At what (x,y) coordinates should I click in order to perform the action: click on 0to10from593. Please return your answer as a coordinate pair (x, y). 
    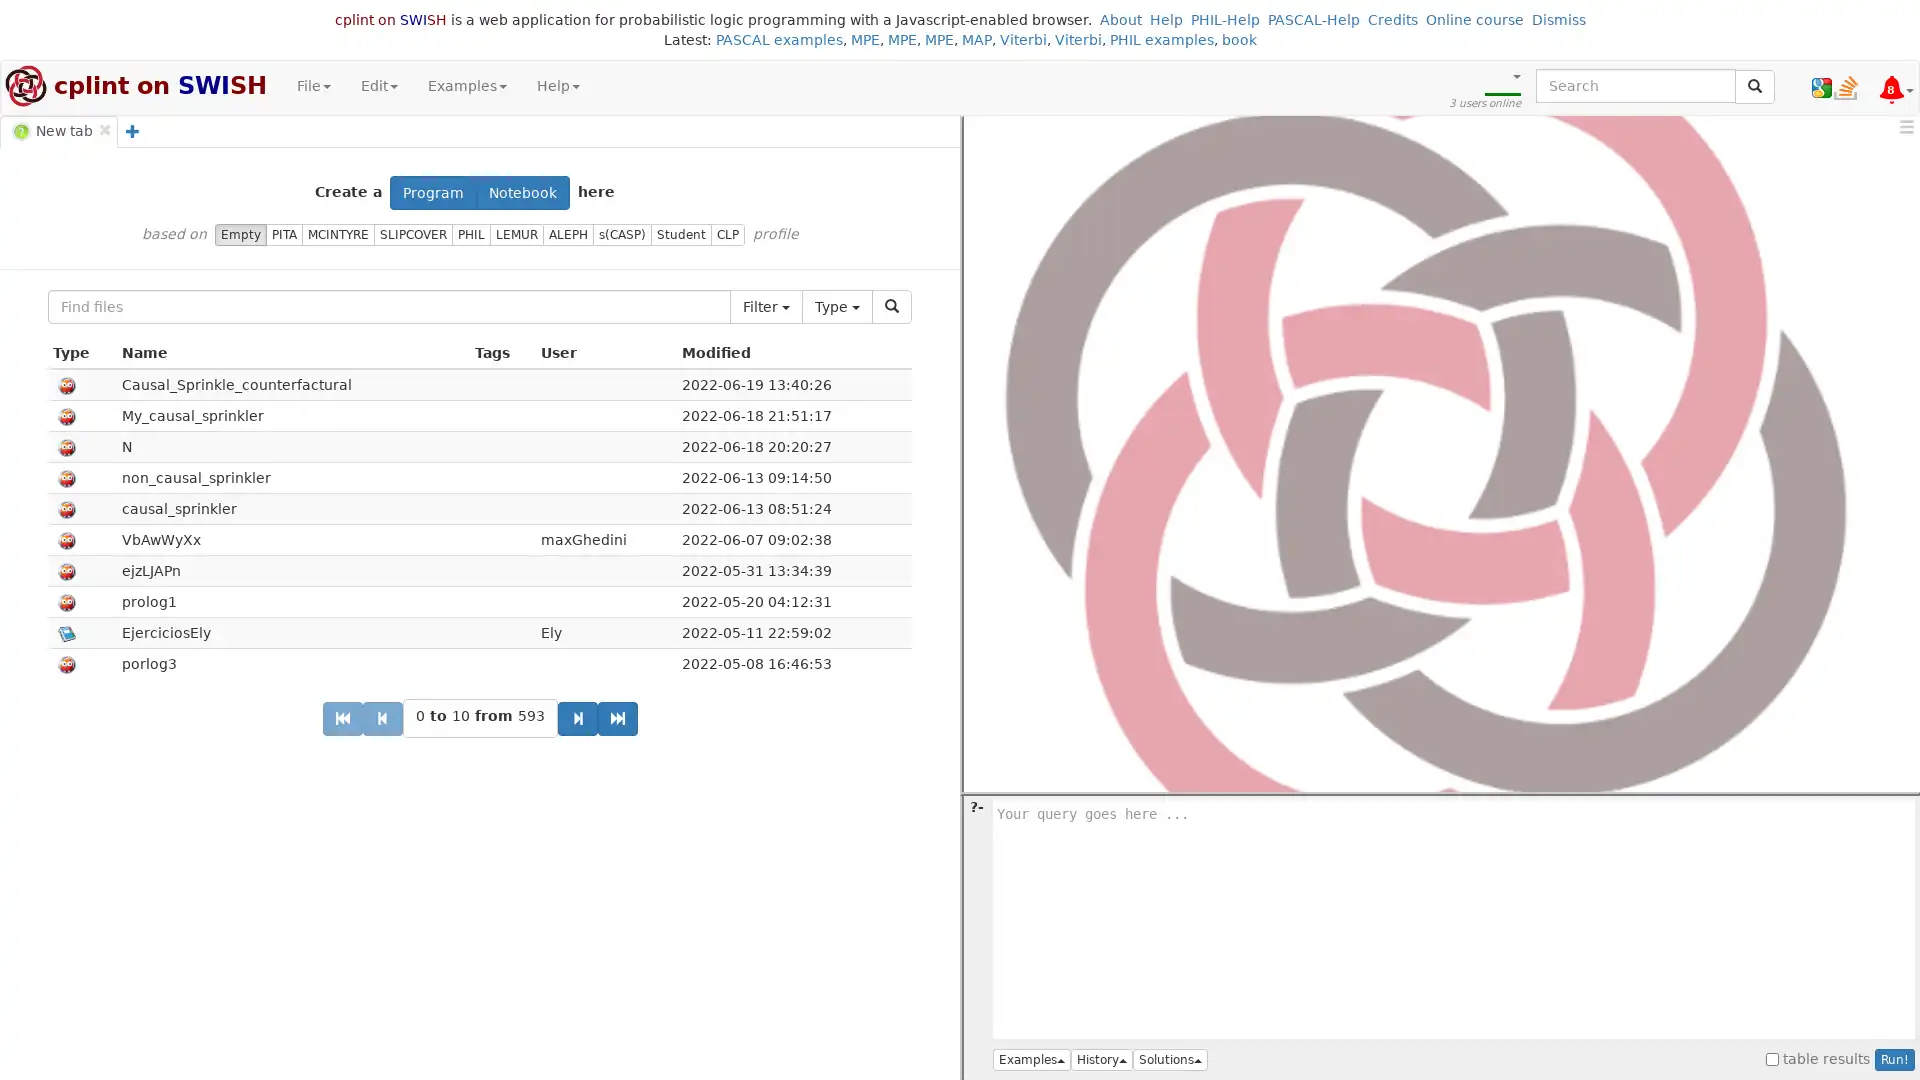
    Looking at the image, I should click on (478, 717).